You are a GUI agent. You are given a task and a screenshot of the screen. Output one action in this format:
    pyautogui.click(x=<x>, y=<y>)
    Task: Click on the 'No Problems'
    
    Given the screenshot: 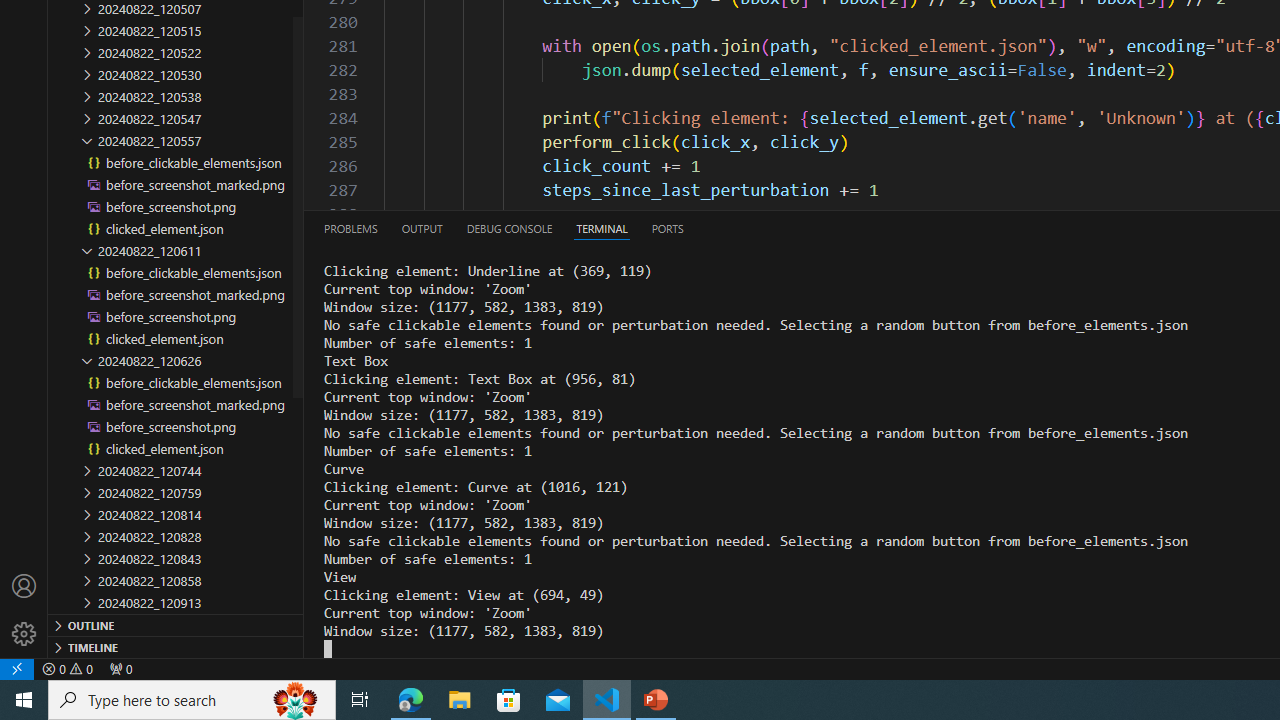 What is the action you would take?
    pyautogui.click(x=67, y=668)
    